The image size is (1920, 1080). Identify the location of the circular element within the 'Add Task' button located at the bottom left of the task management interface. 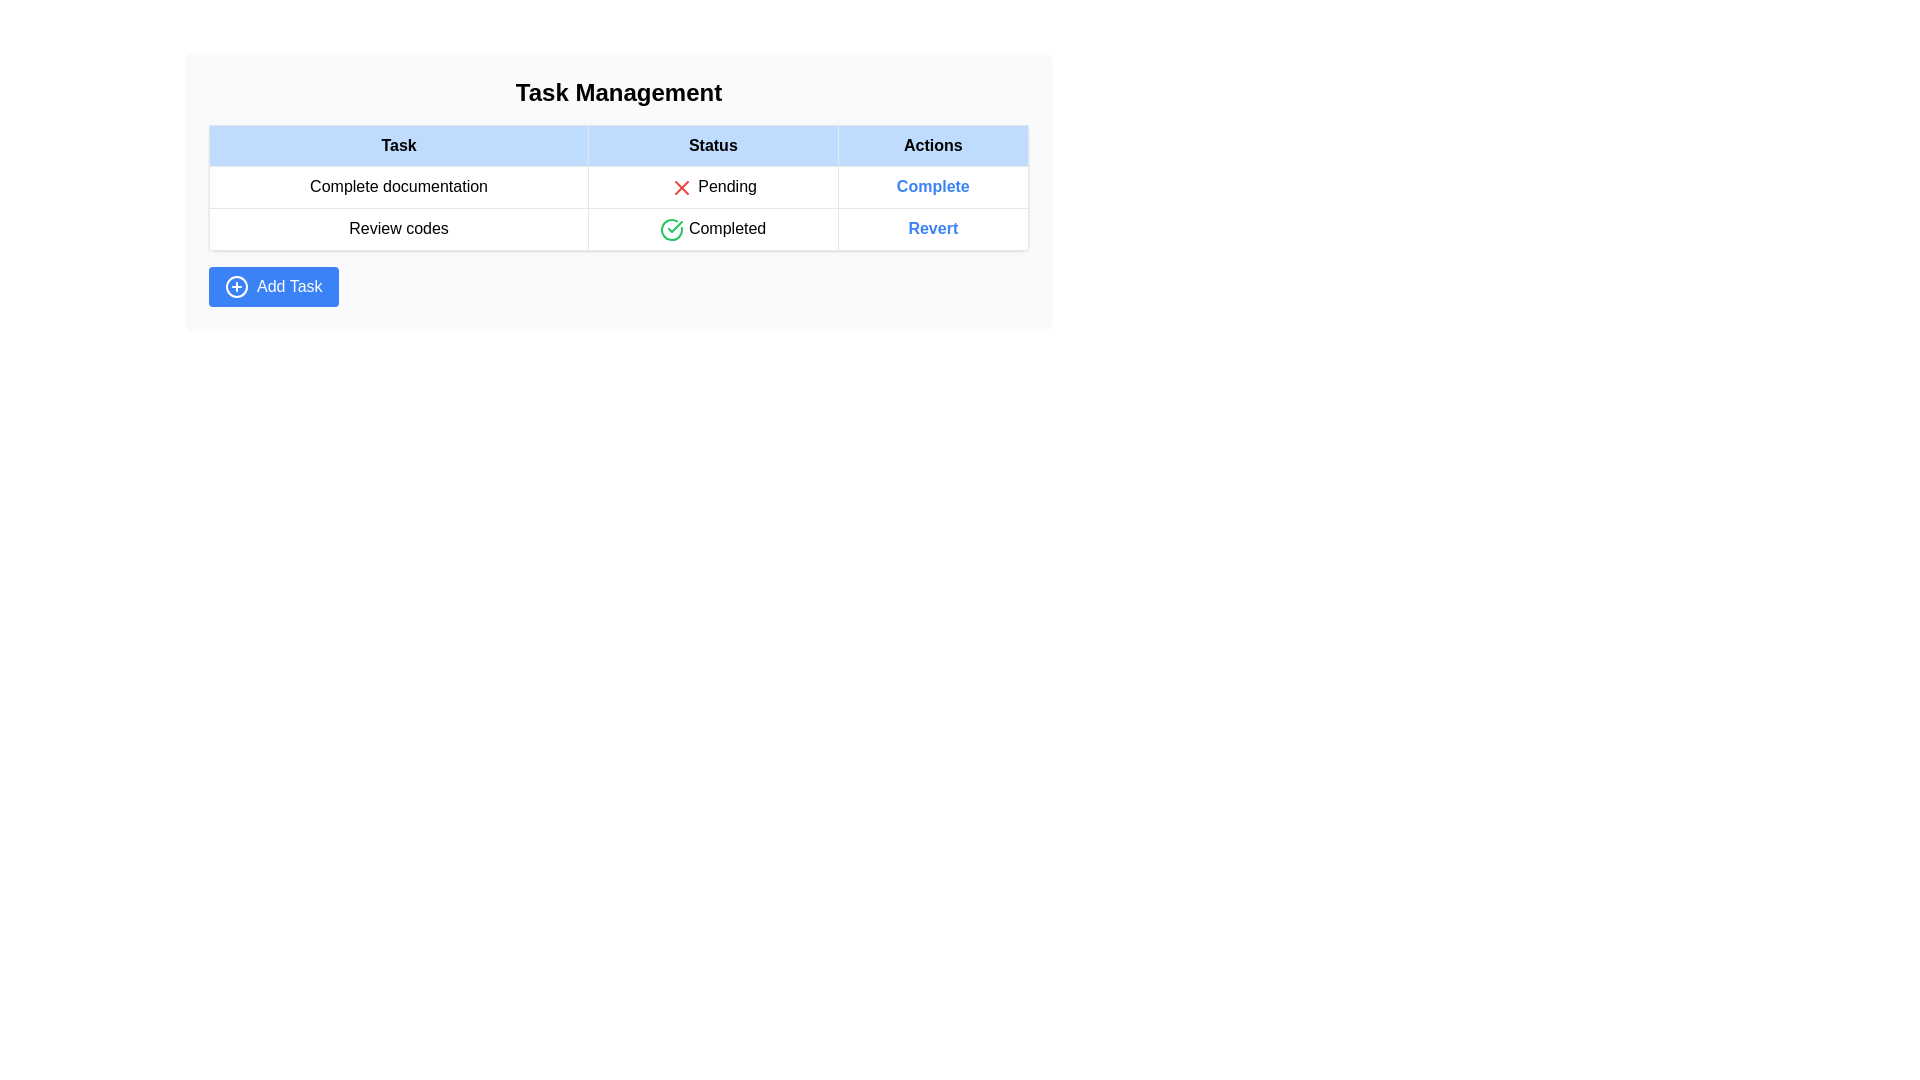
(236, 285).